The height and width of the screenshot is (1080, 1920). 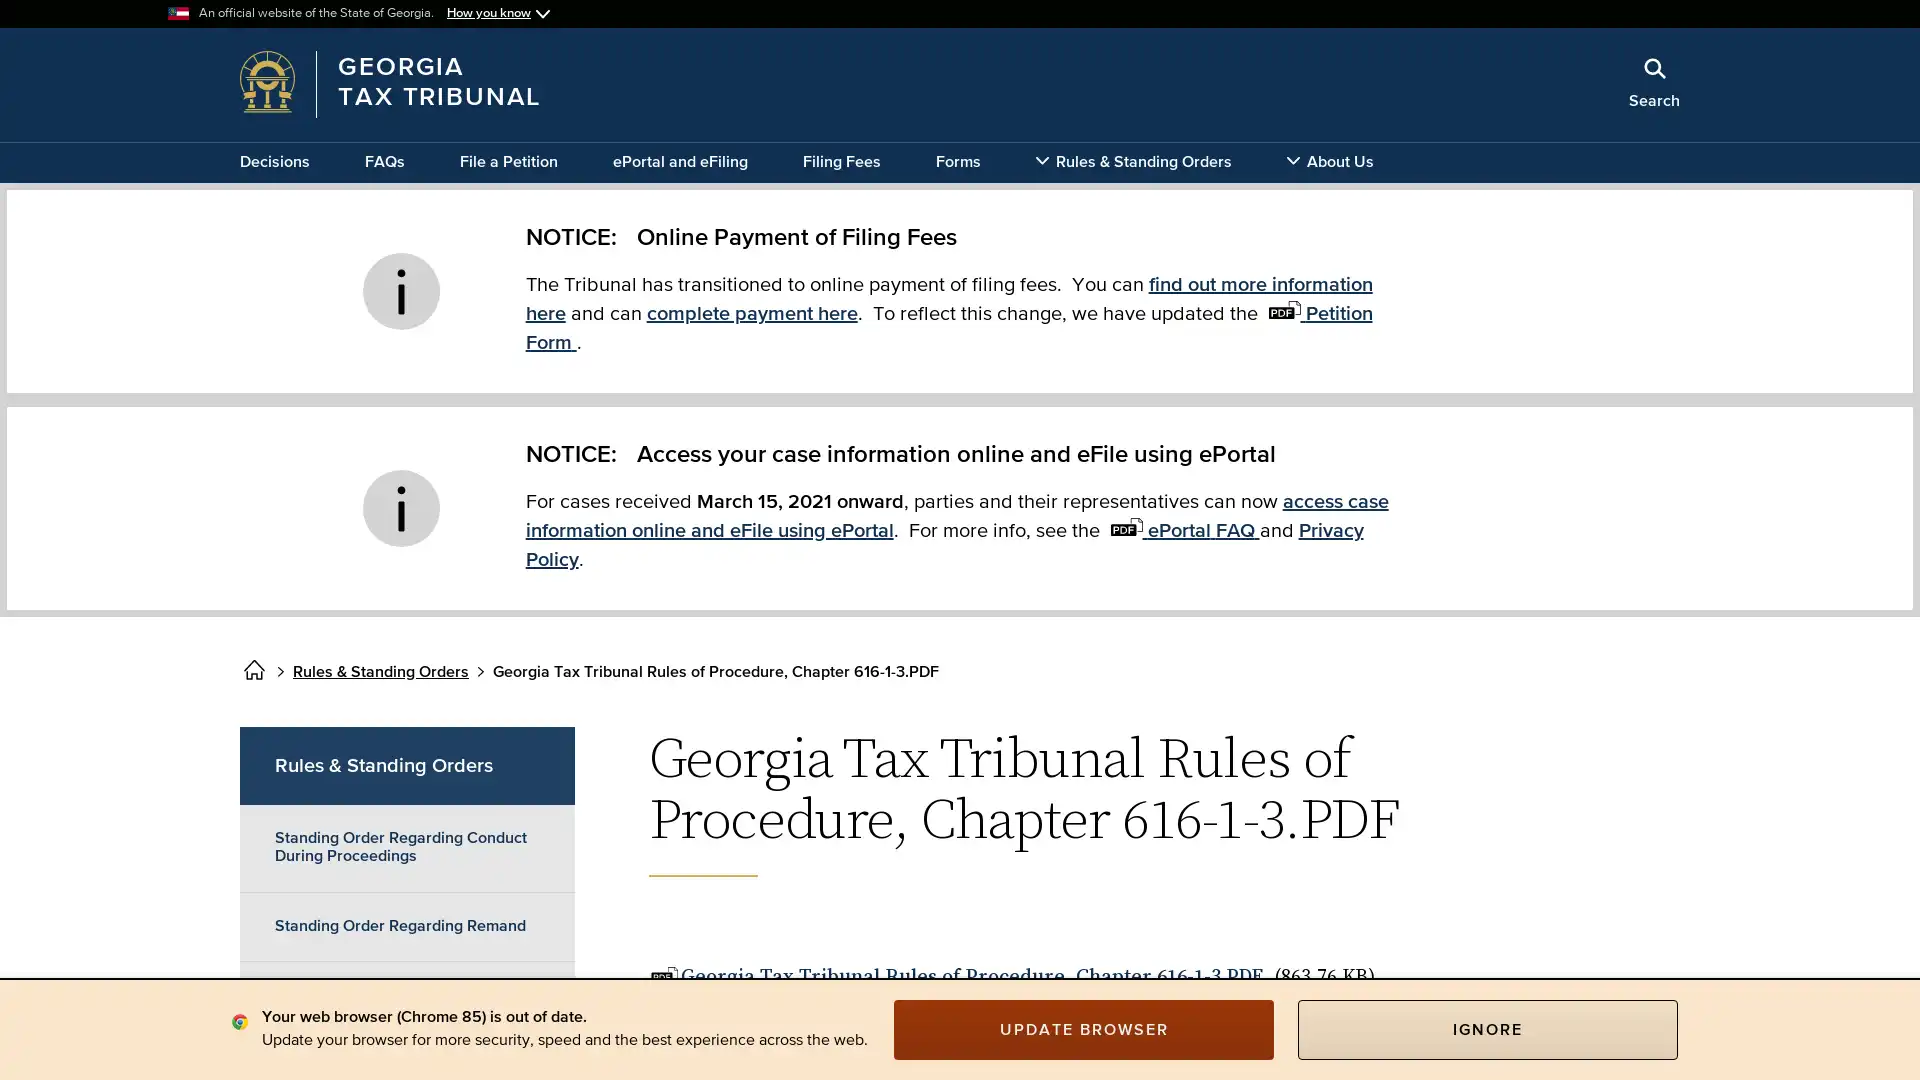 I want to click on IGNORE, so click(x=1488, y=1029).